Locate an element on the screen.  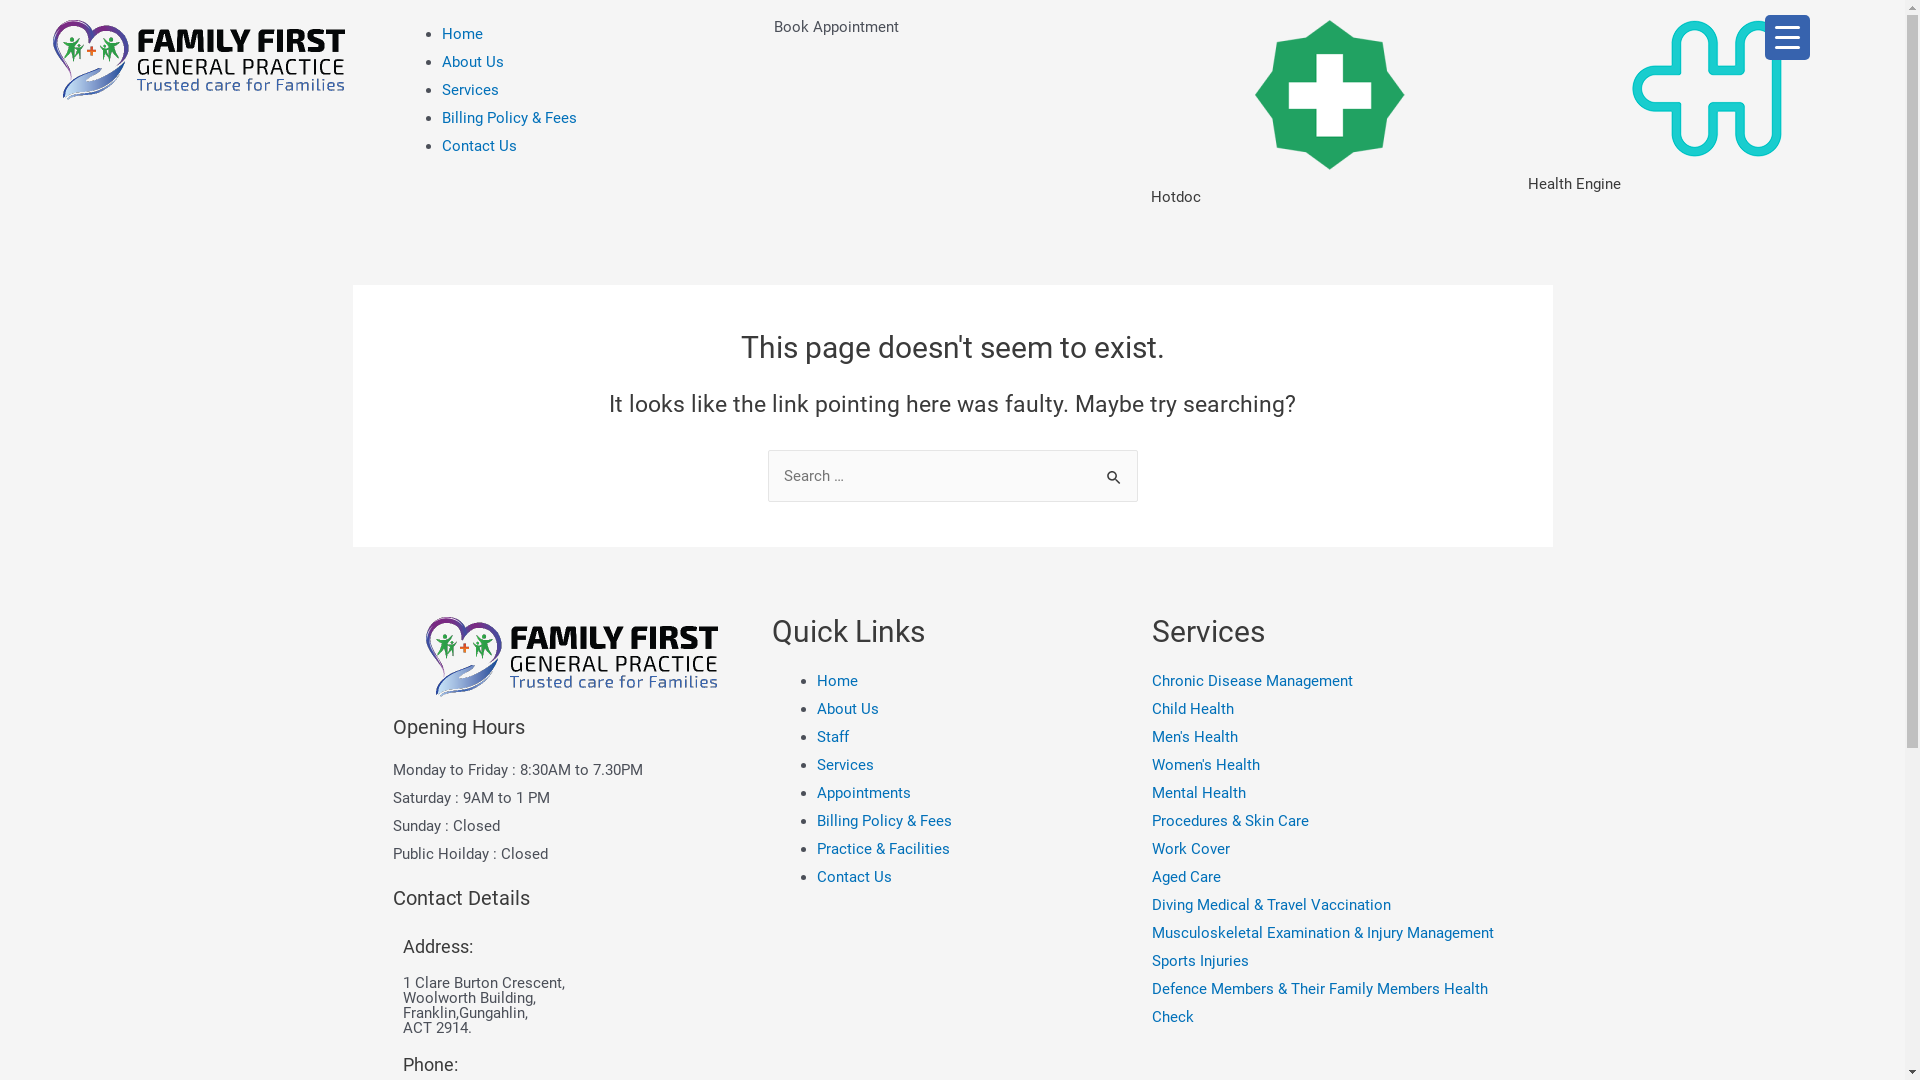
'Home' is located at coordinates (461, 34).